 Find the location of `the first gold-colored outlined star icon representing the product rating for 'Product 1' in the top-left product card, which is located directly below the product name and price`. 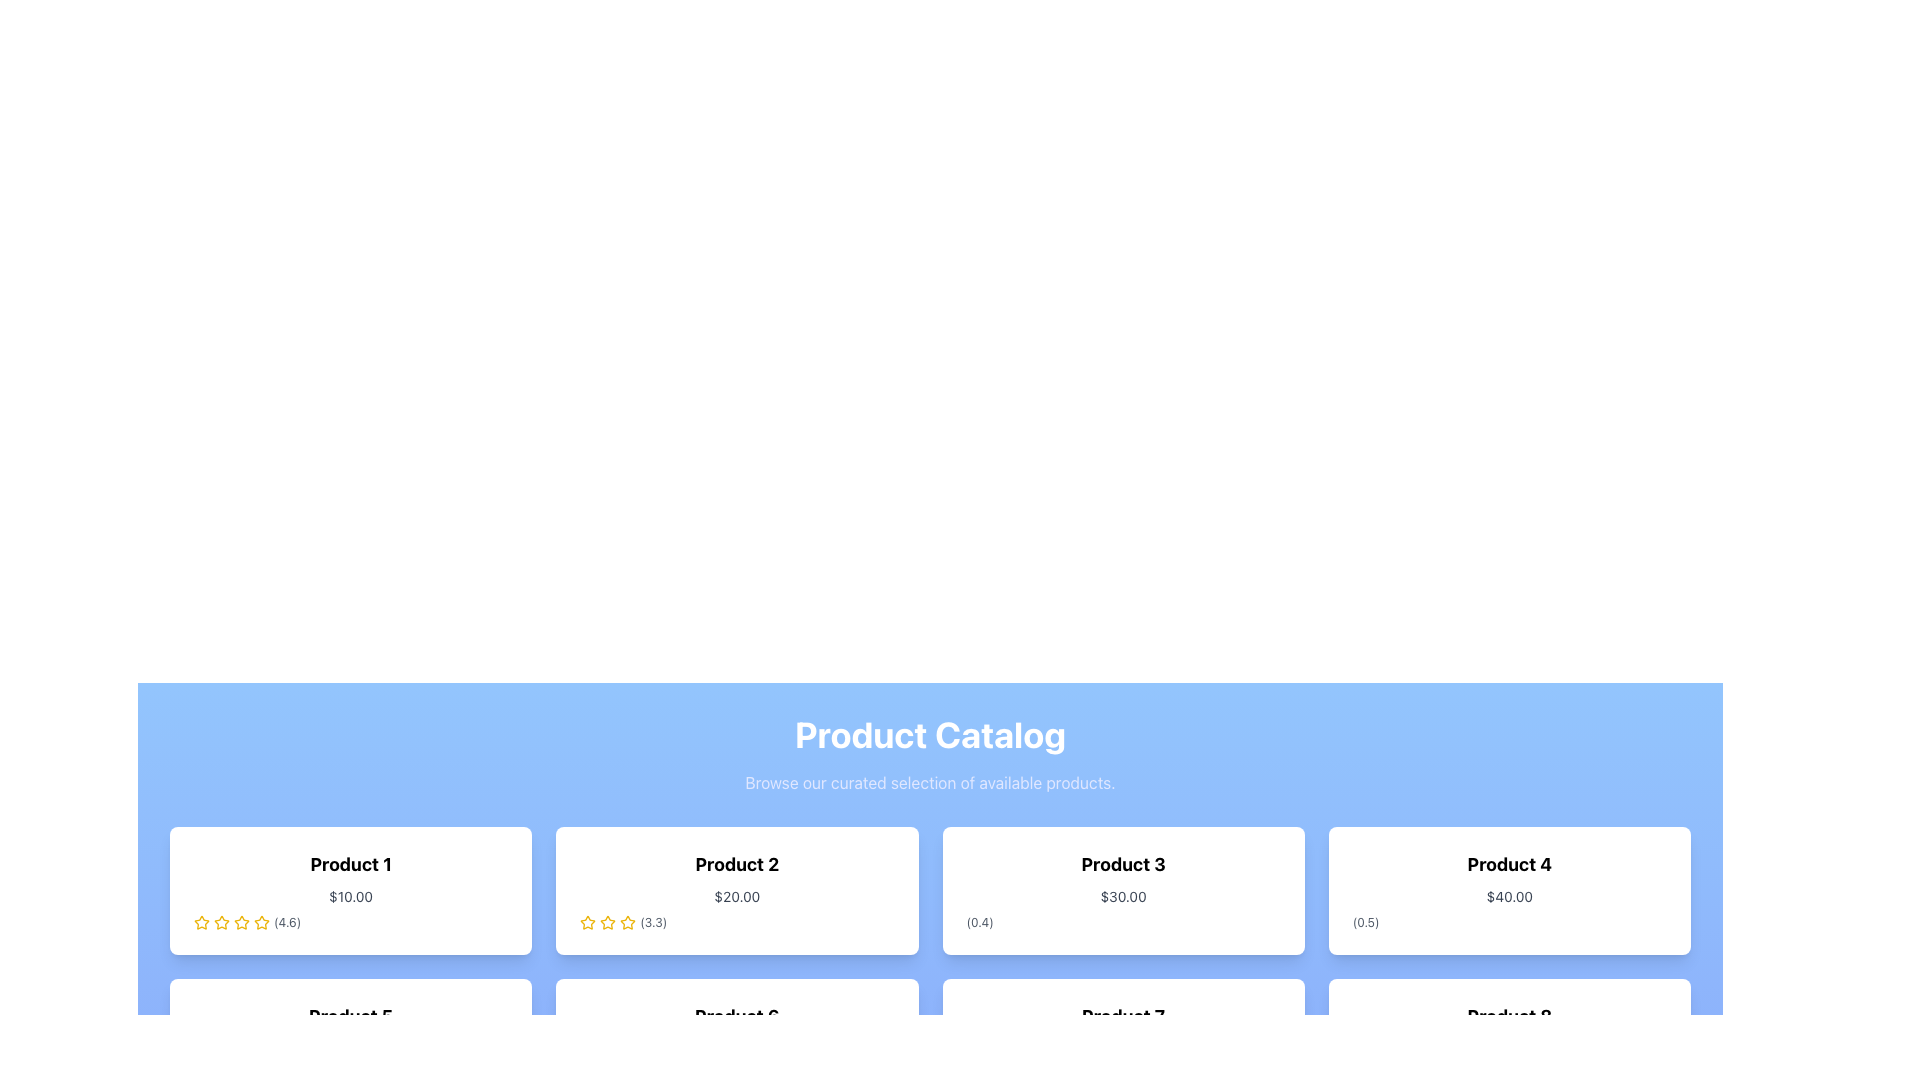

the first gold-colored outlined star icon representing the product rating for 'Product 1' in the top-left product card, which is located directly below the product name and price is located at coordinates (201, 922).